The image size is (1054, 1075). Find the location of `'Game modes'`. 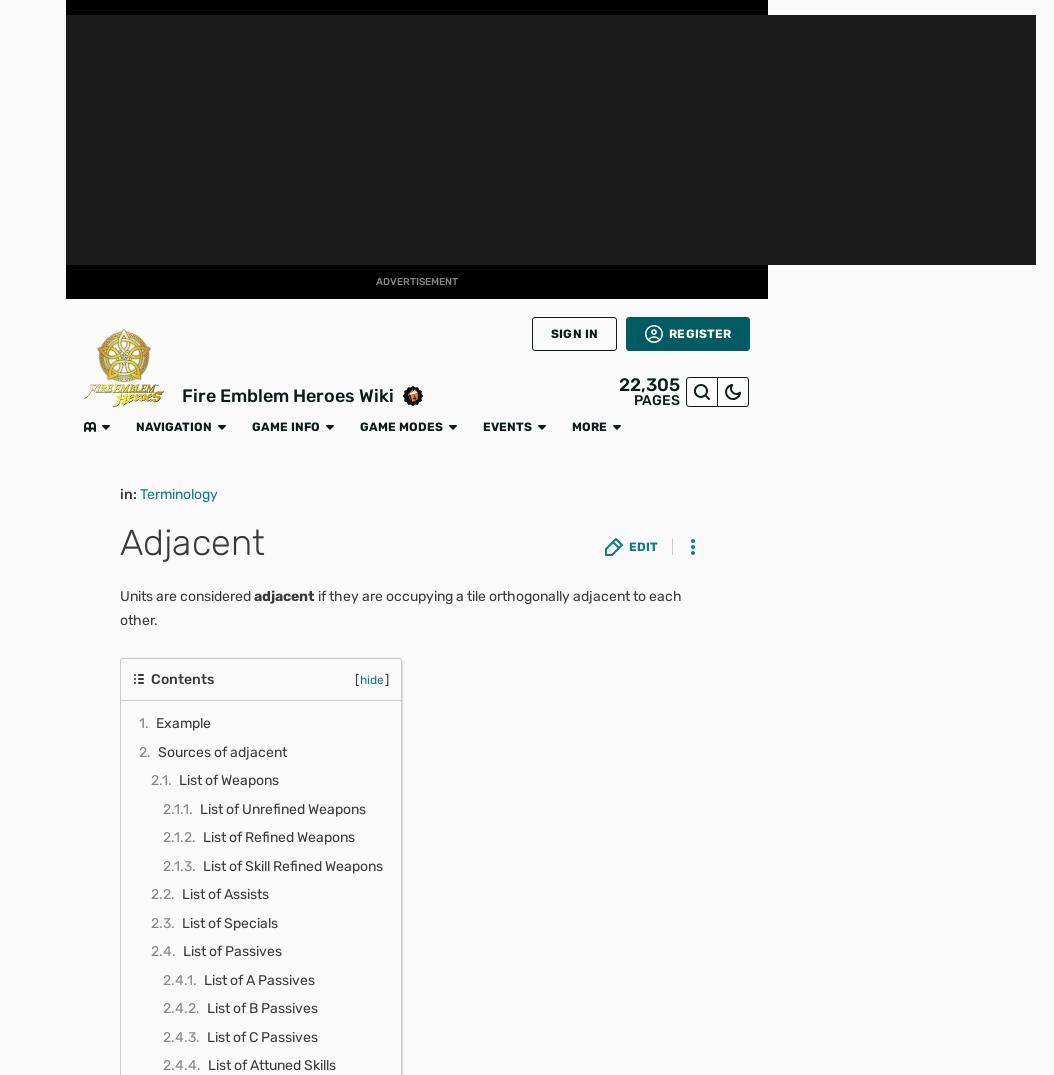

'Game modes' is located at coordinates (327, 21).